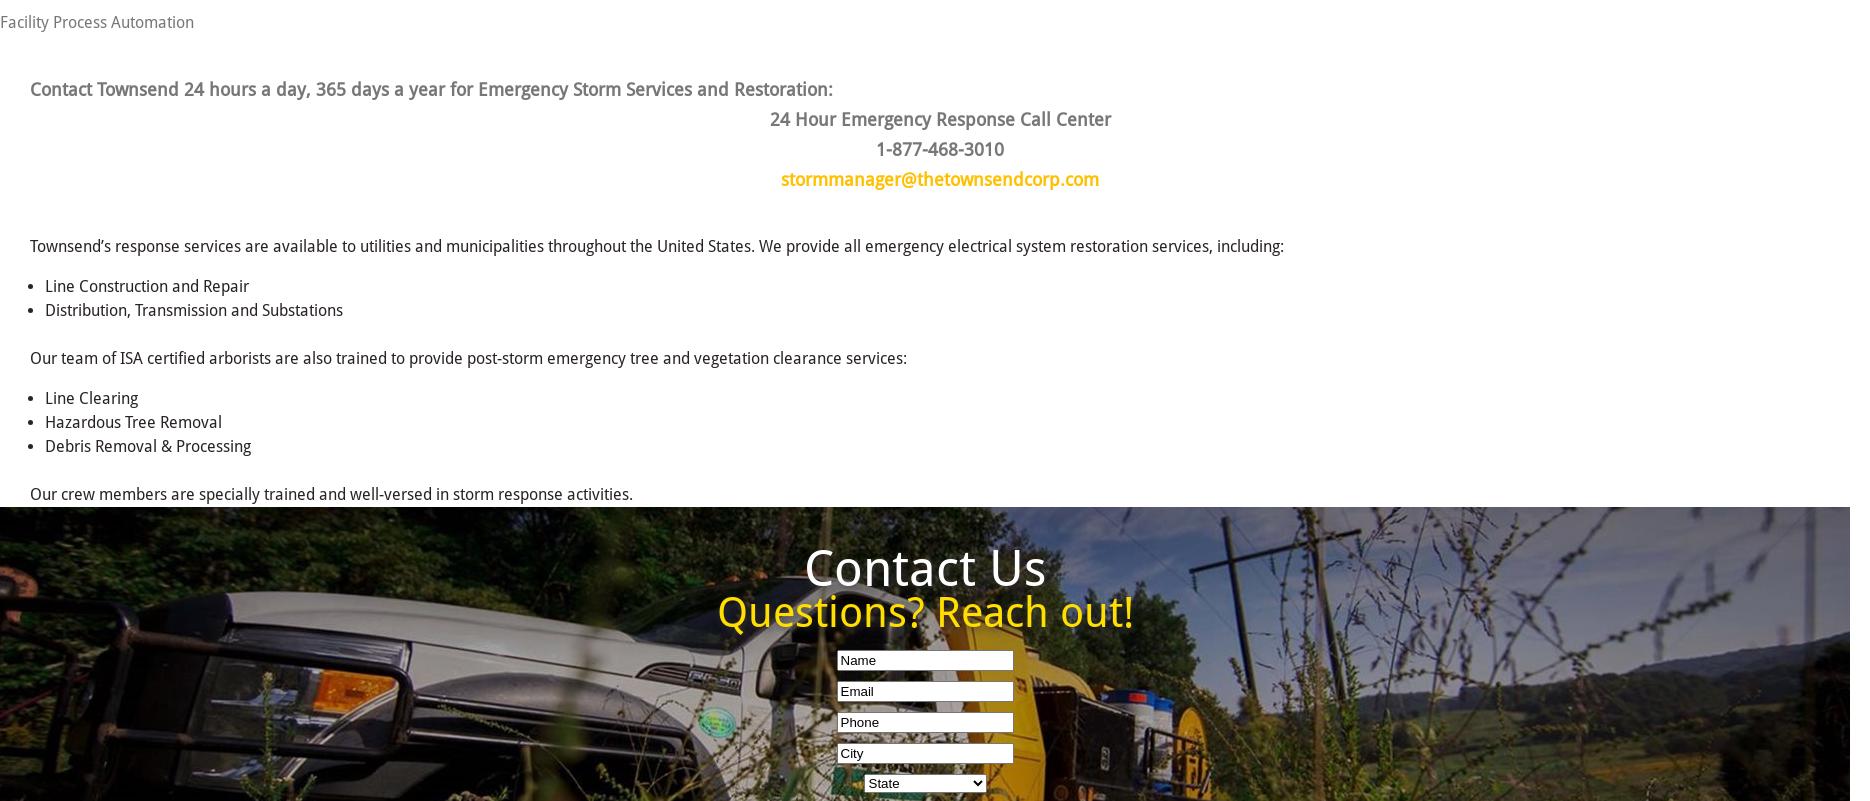 The image size is (1870, 801). What do you see at coordinates (331, 492) in the screenshot?
I see `'Our crew members are specially trained and well-versed in storm response activities.'` at bounding box center [331, 492].